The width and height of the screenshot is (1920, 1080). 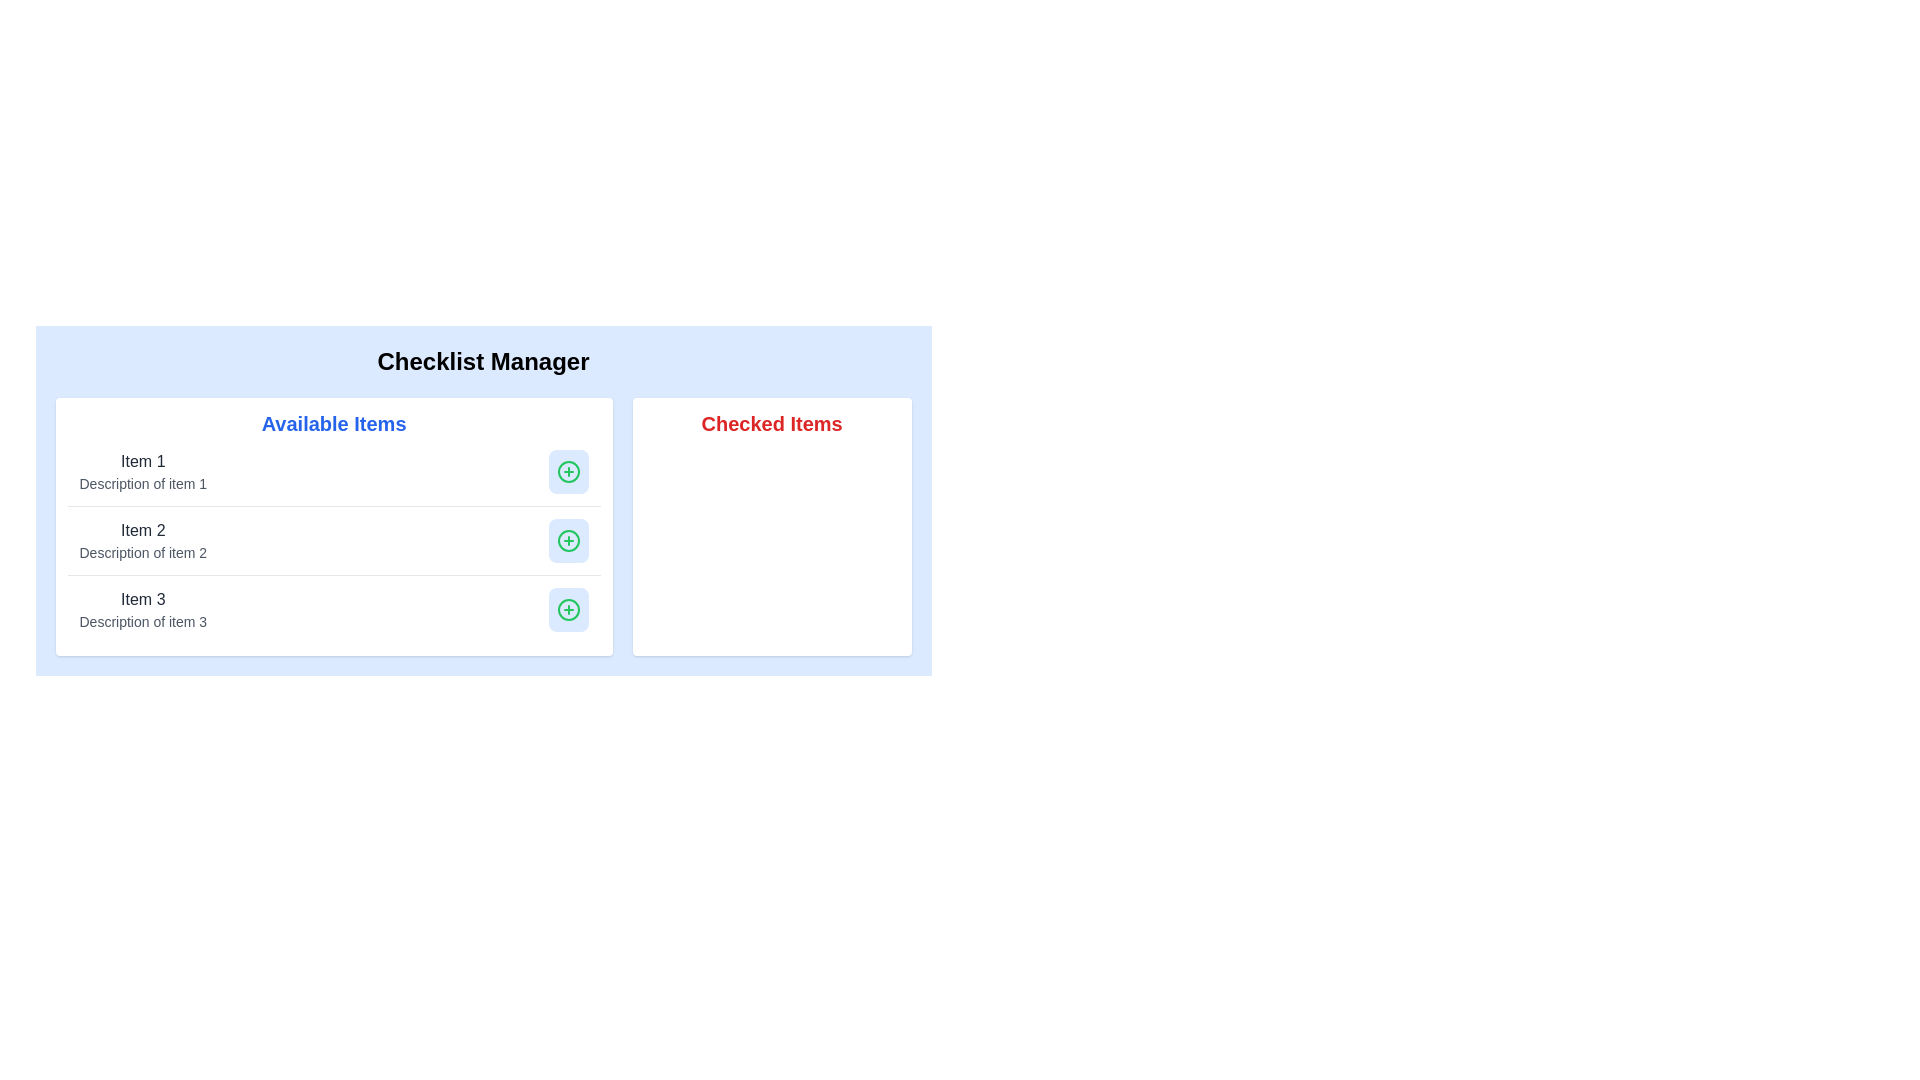 I want to click on the non-interactive illustration (circle) that visually represents the center of the 'Add' button in the 'Available Items' column for 'Item 1', so click(x=567, y=471).